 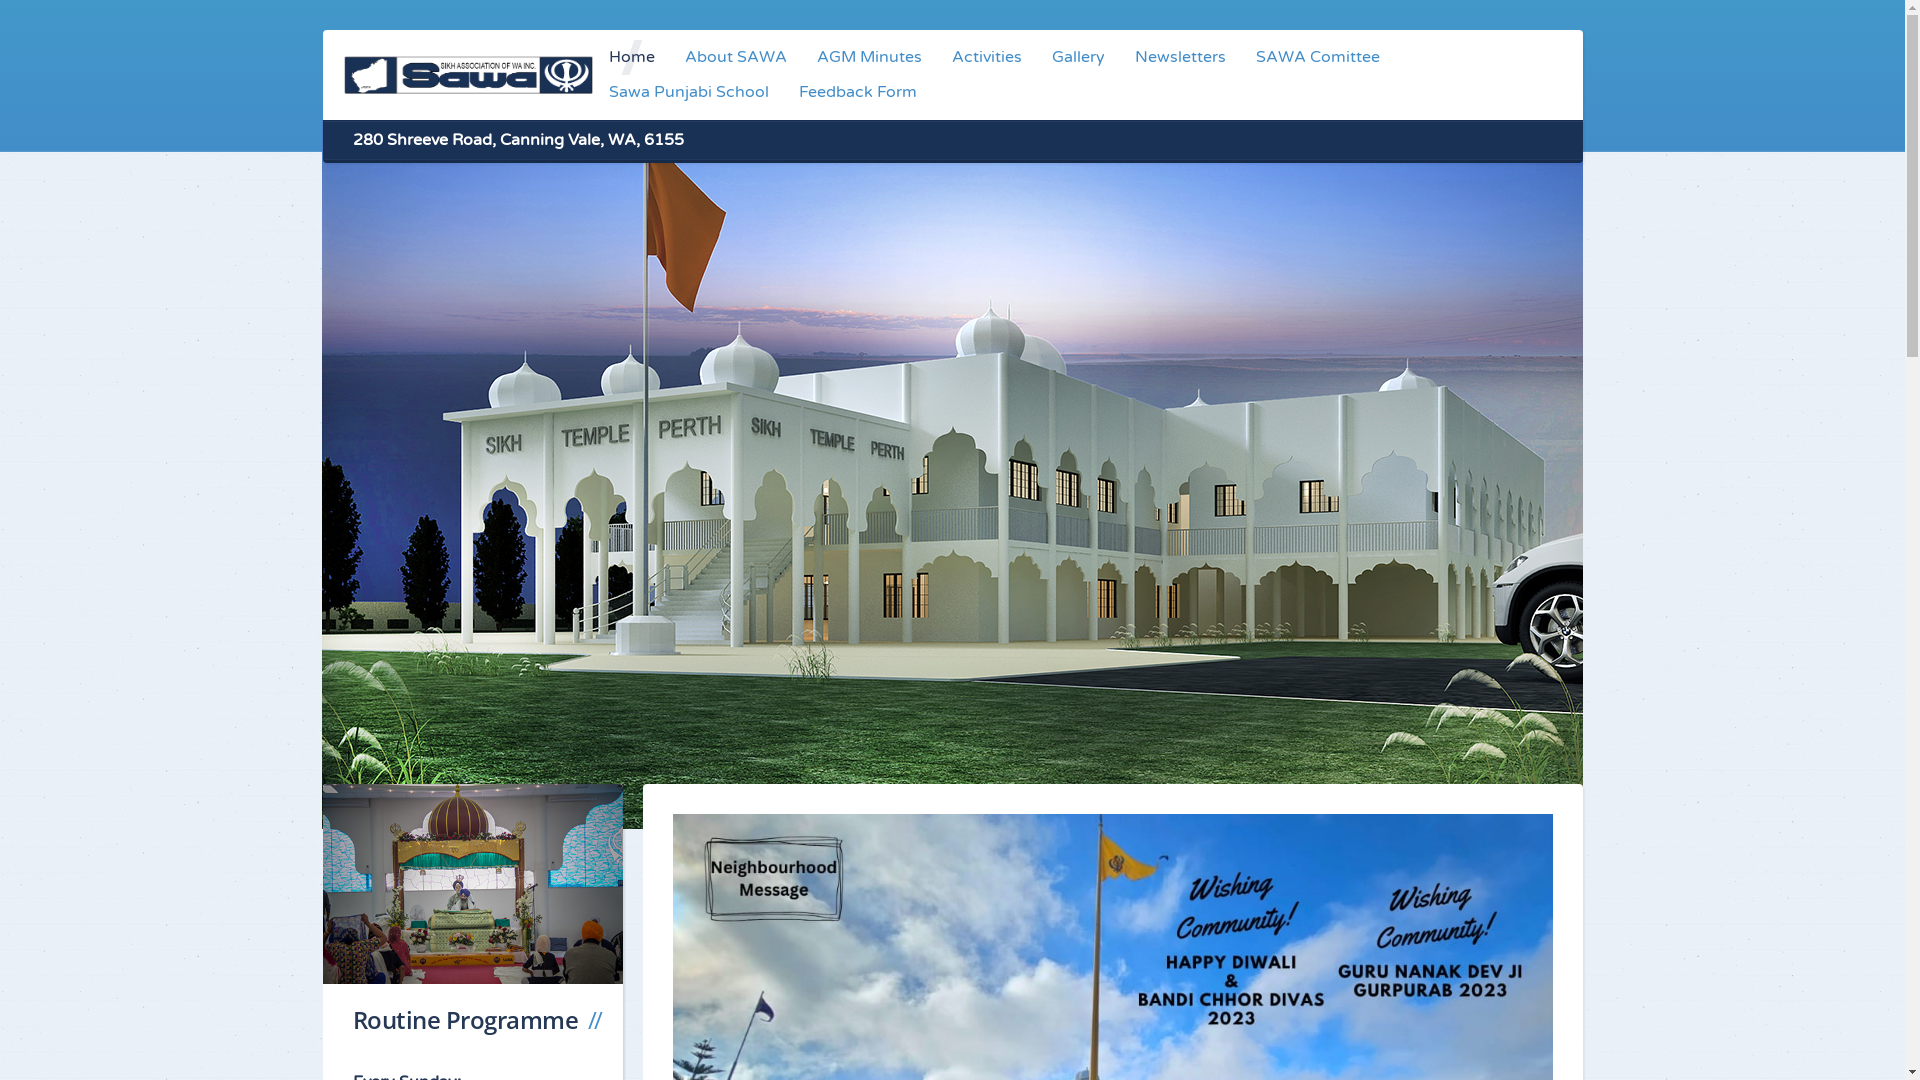 I want to click on 'SAWA Comittee', so click(x=1240, y=56).